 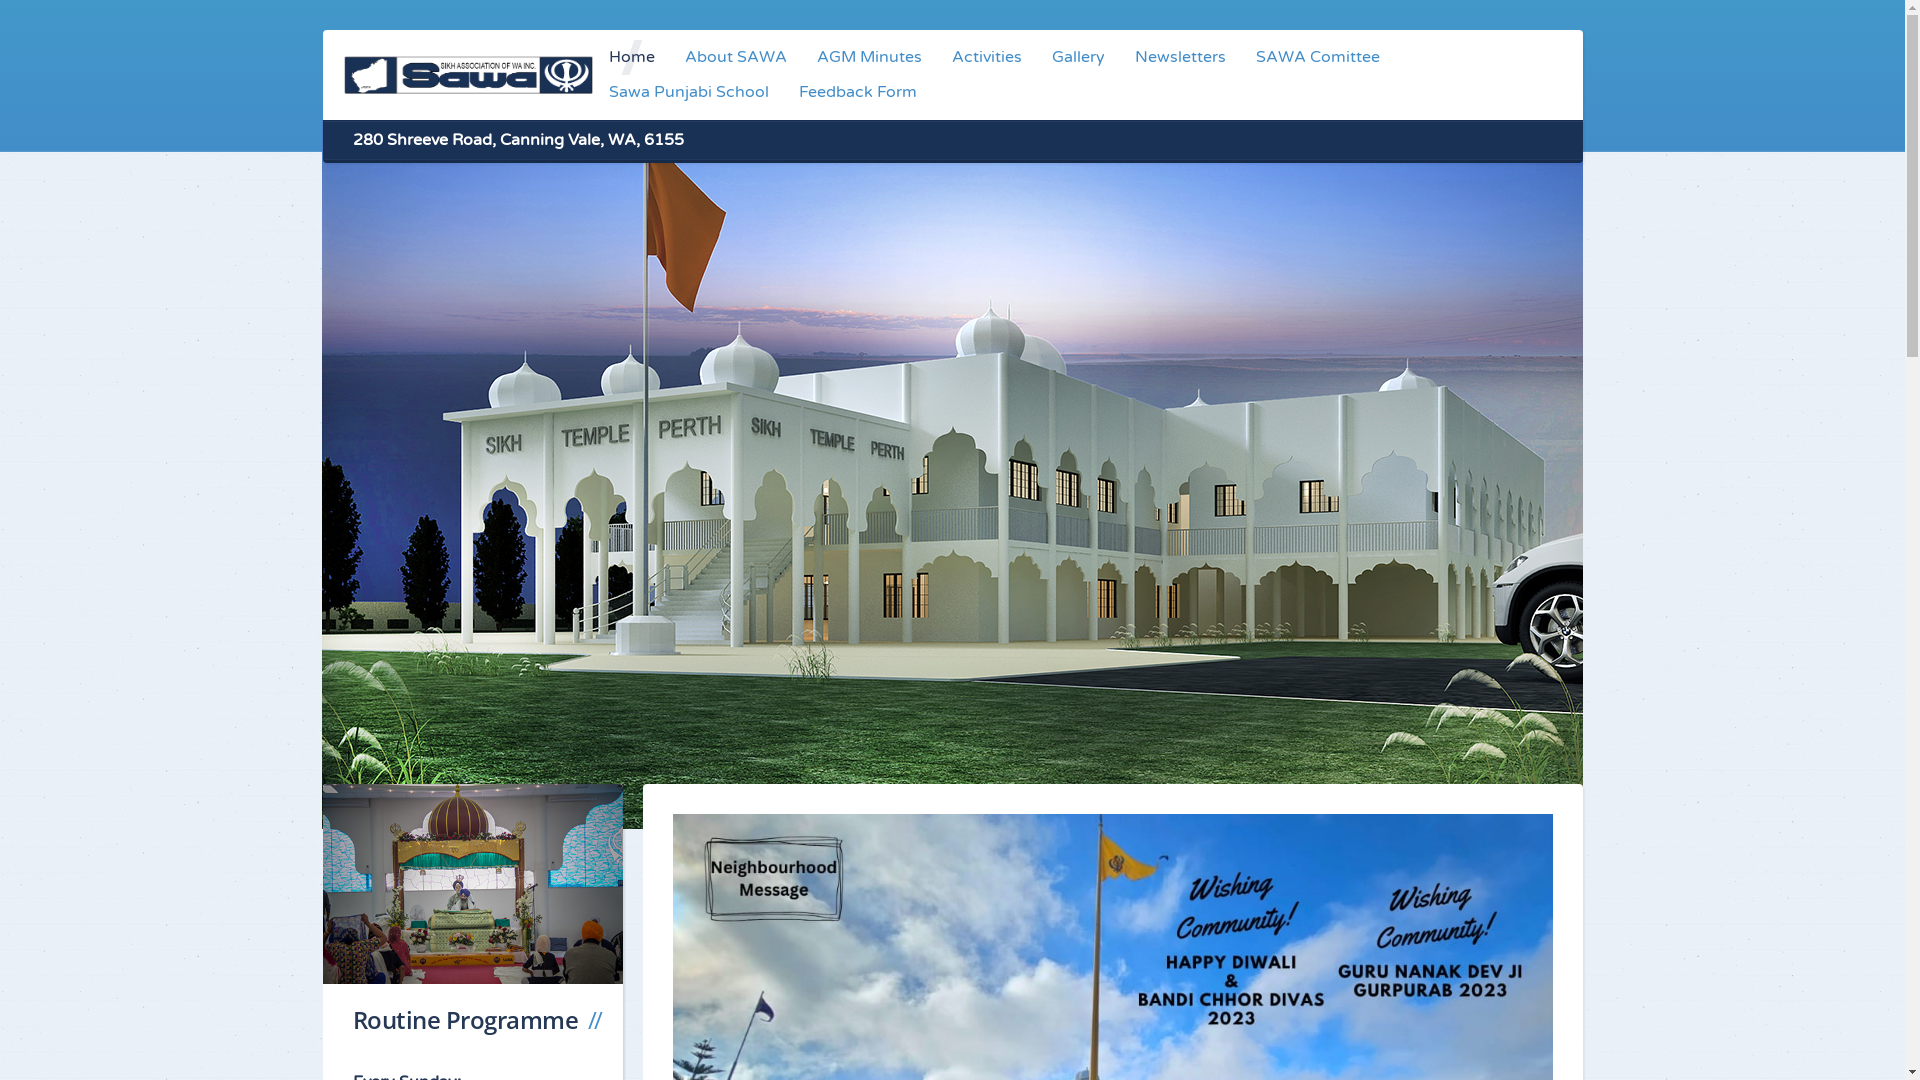 I want to click on 'SAWA Comittee', so click(x=1240, y=56).